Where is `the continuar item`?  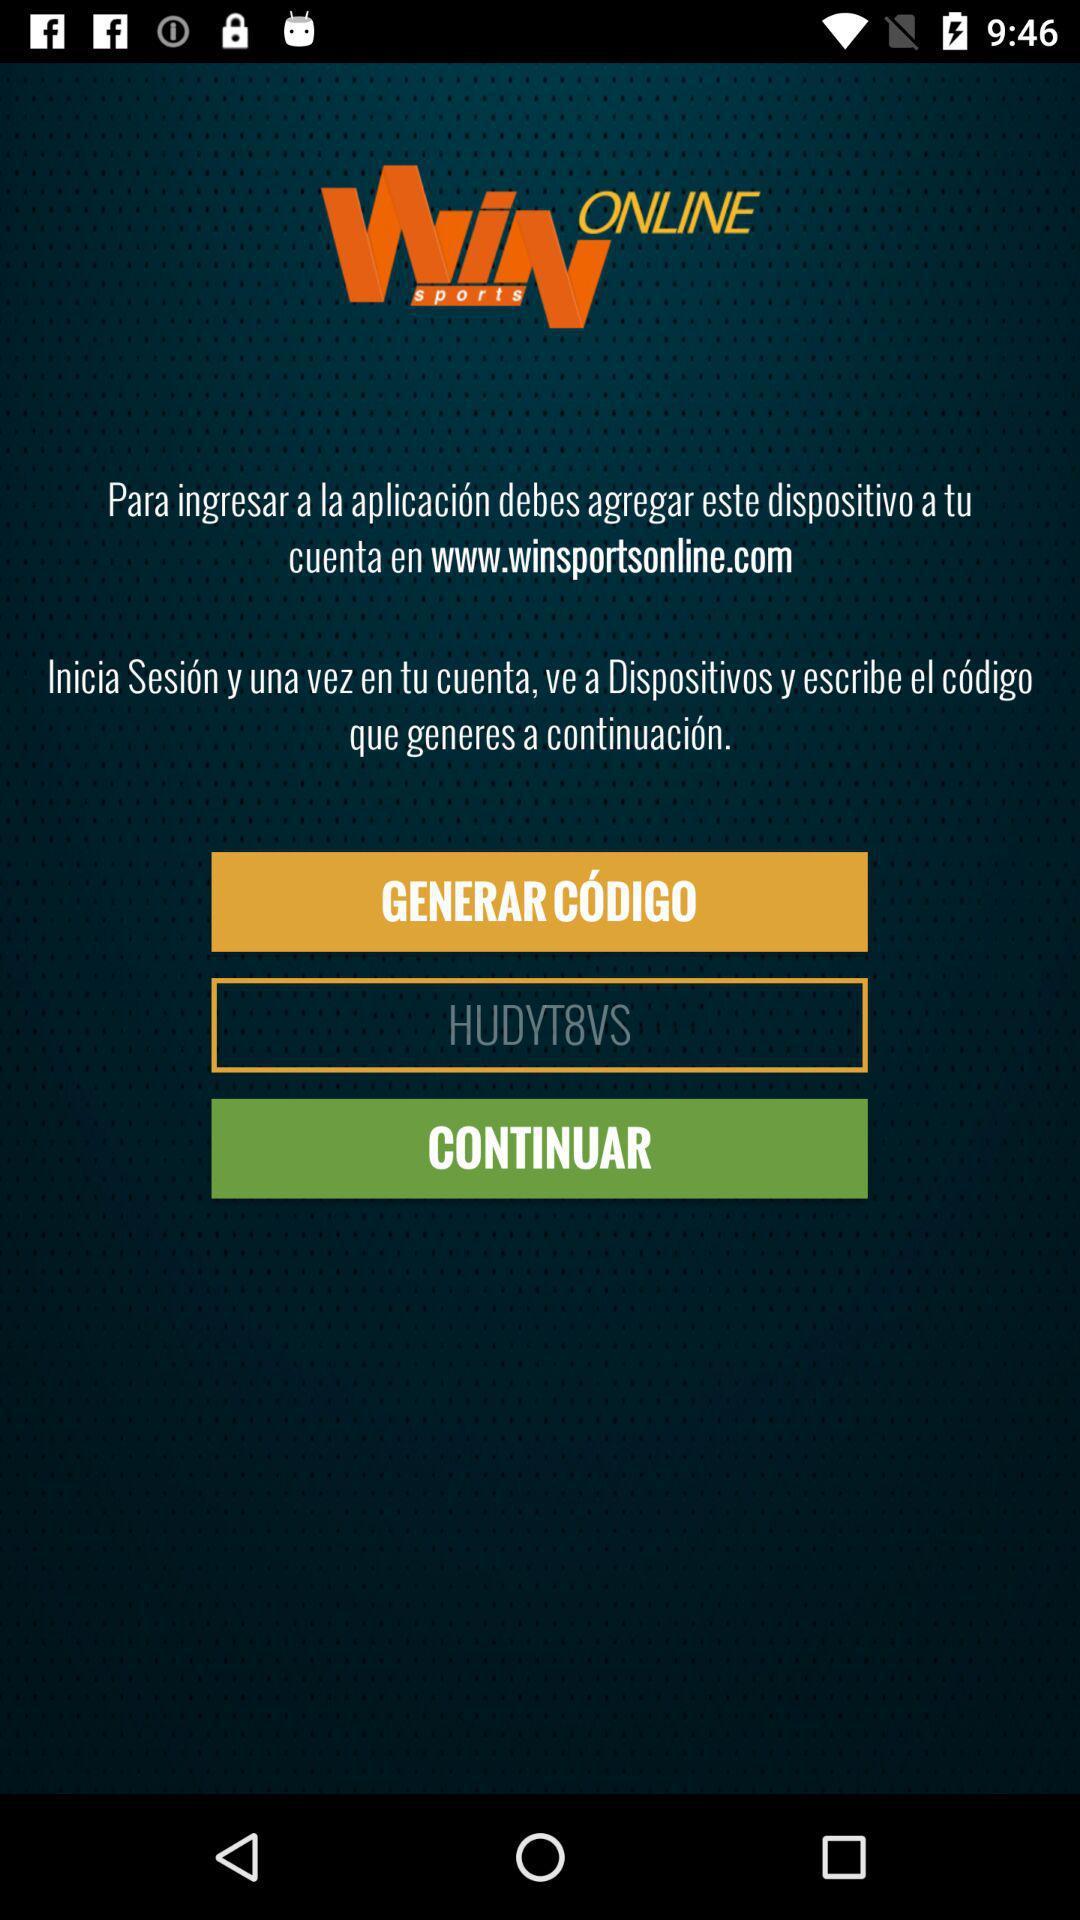 the continuar item is located at coordinates (538, 1148).